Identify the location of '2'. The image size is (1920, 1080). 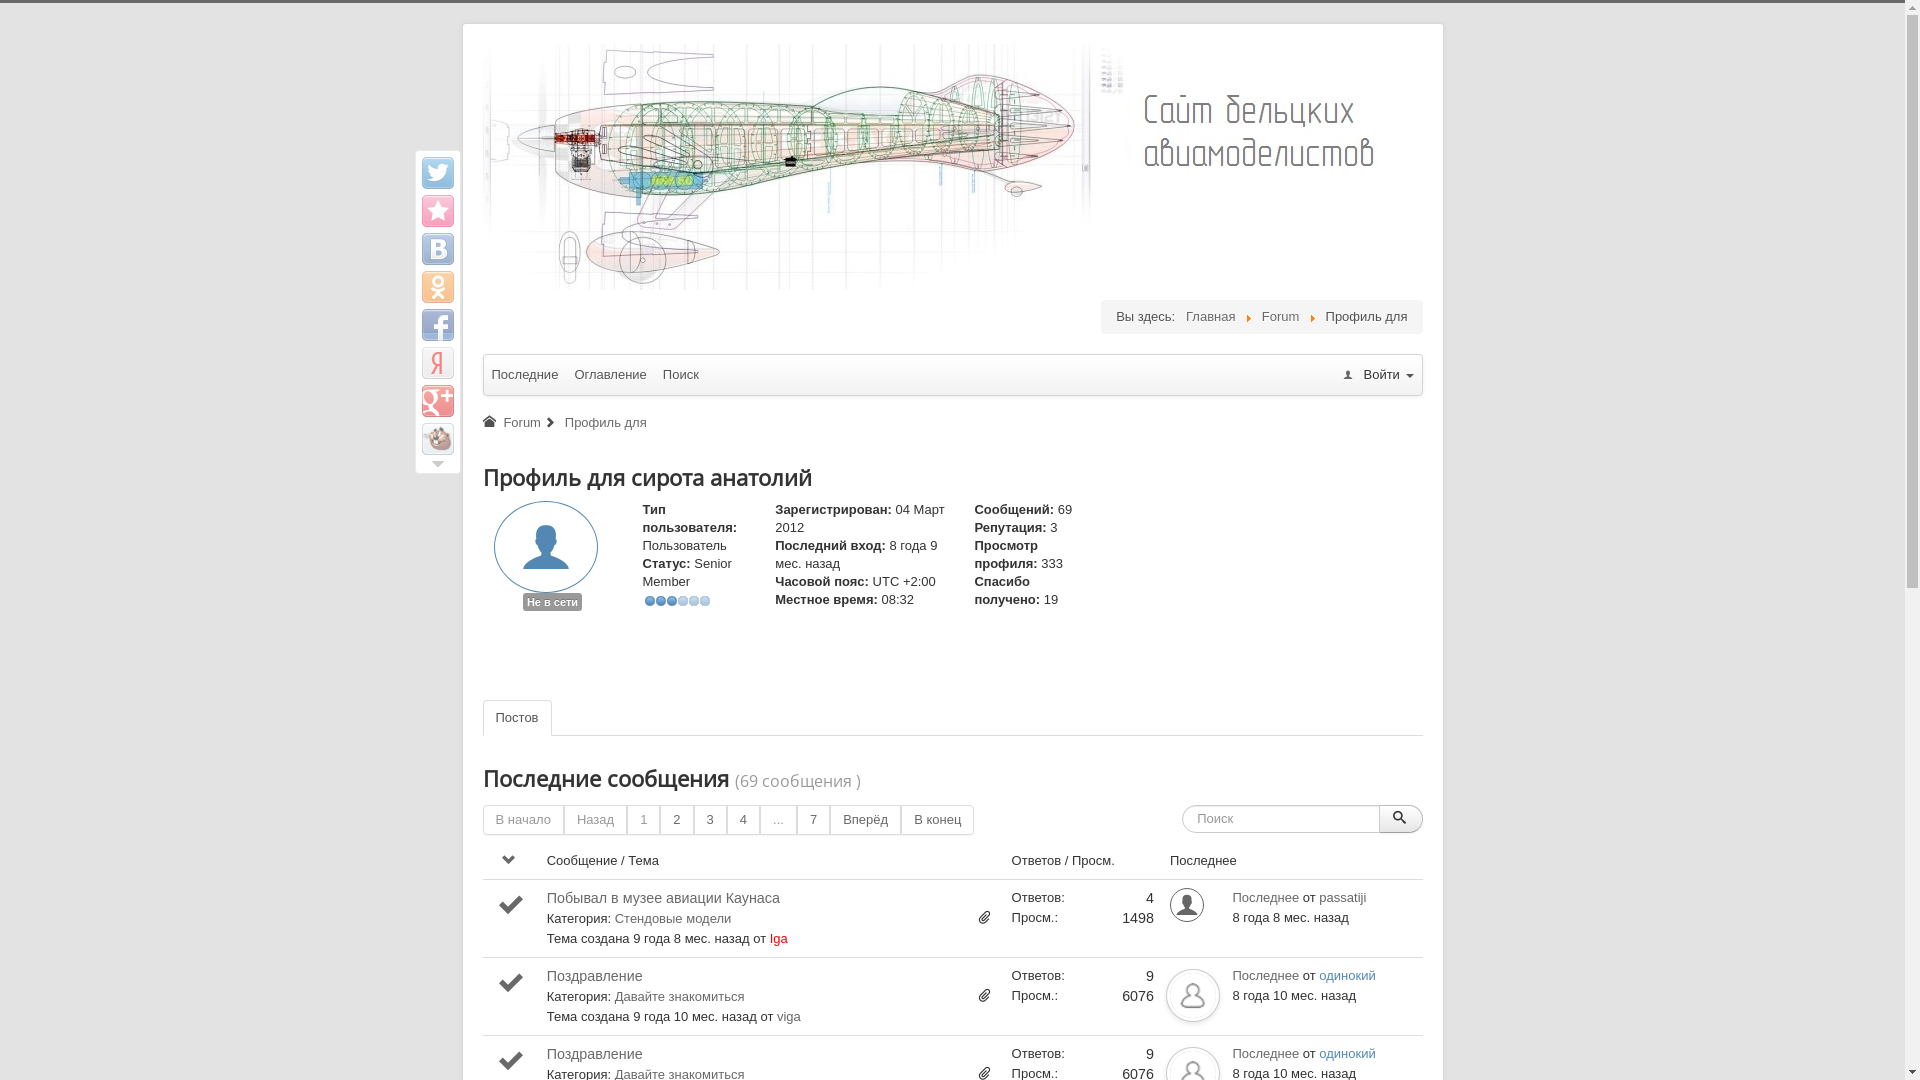
(676, 820).